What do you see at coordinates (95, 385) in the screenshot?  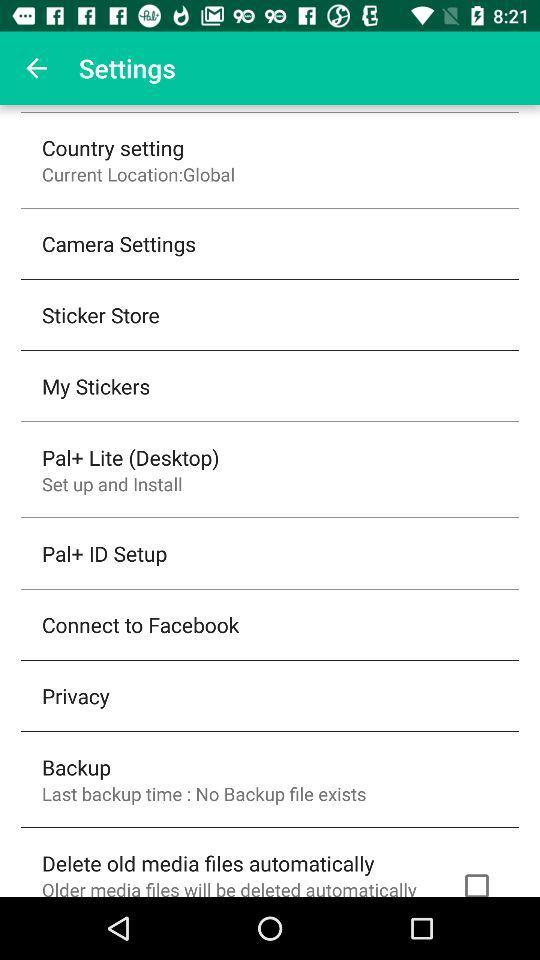 I see `the my stickers icon` at bounding box center [95, 385].